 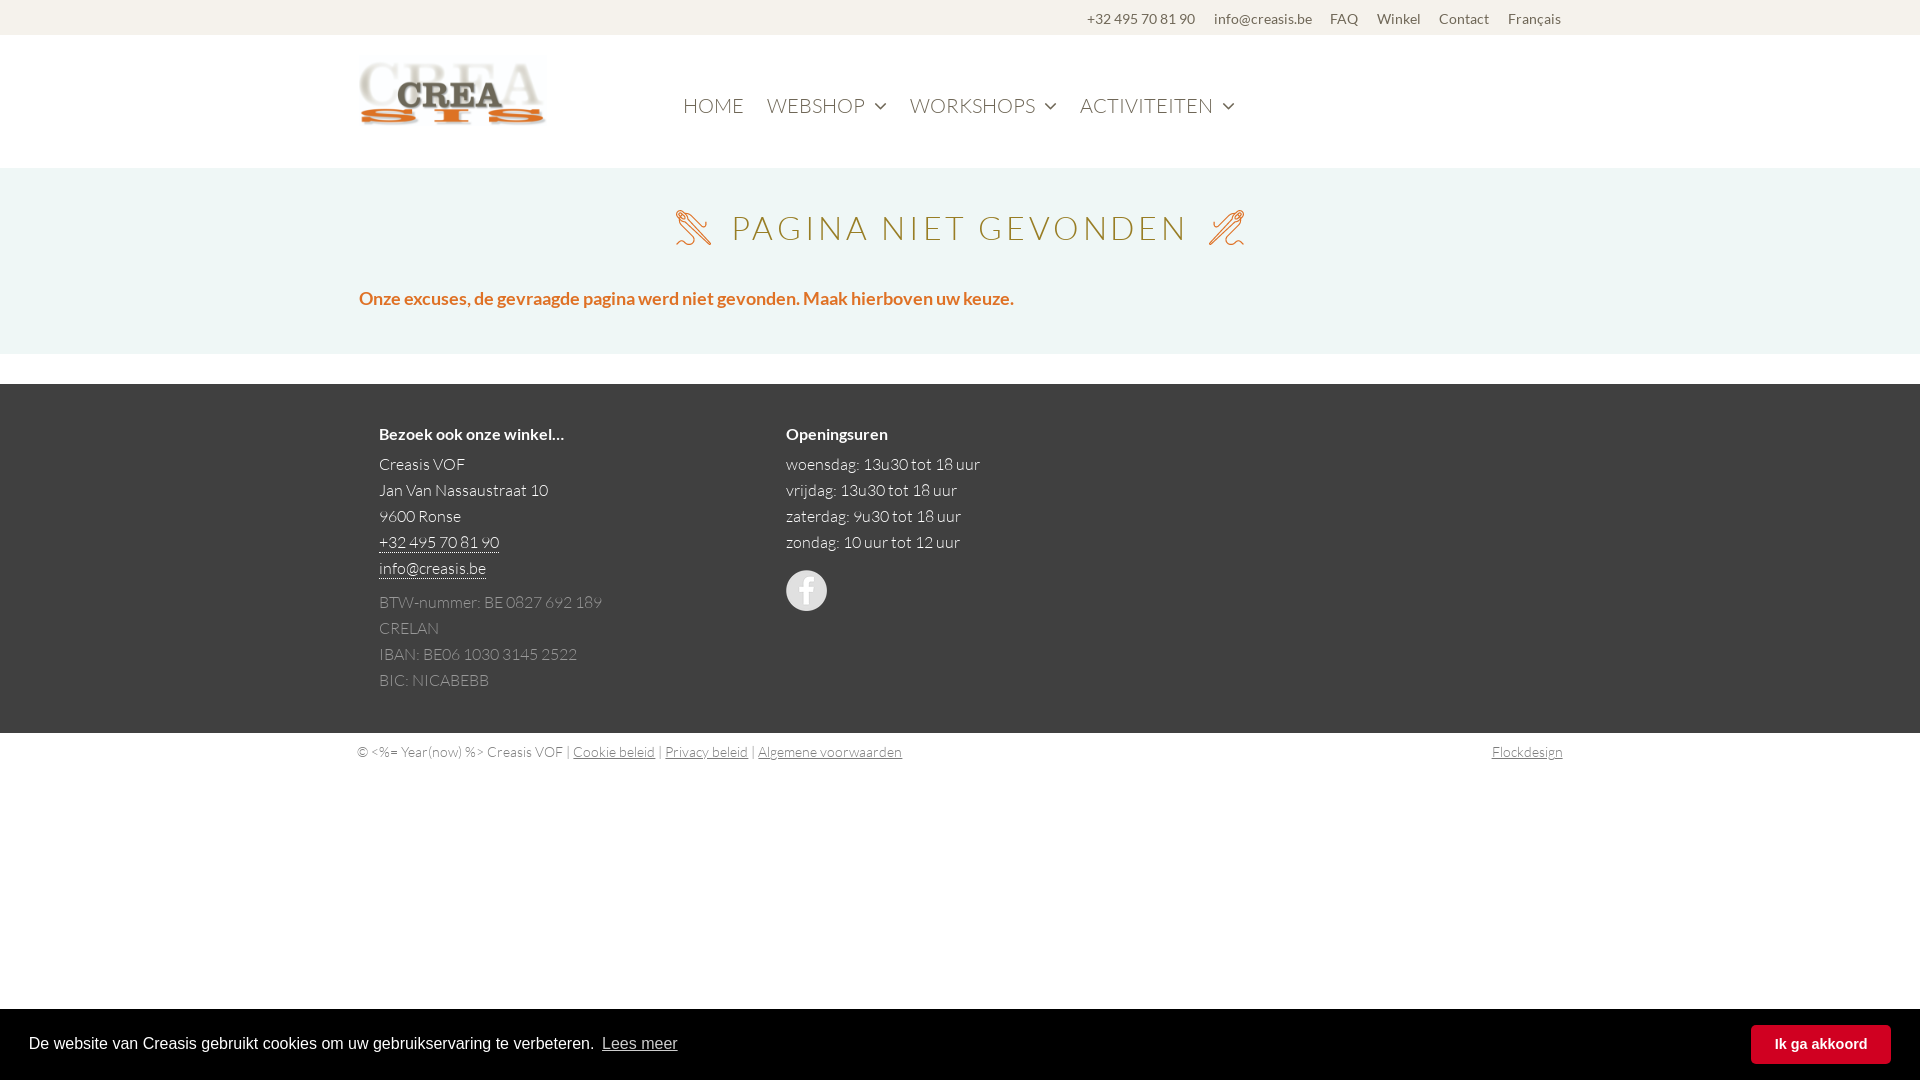 I want to click on 'HOME', so click(x=713, y=105).